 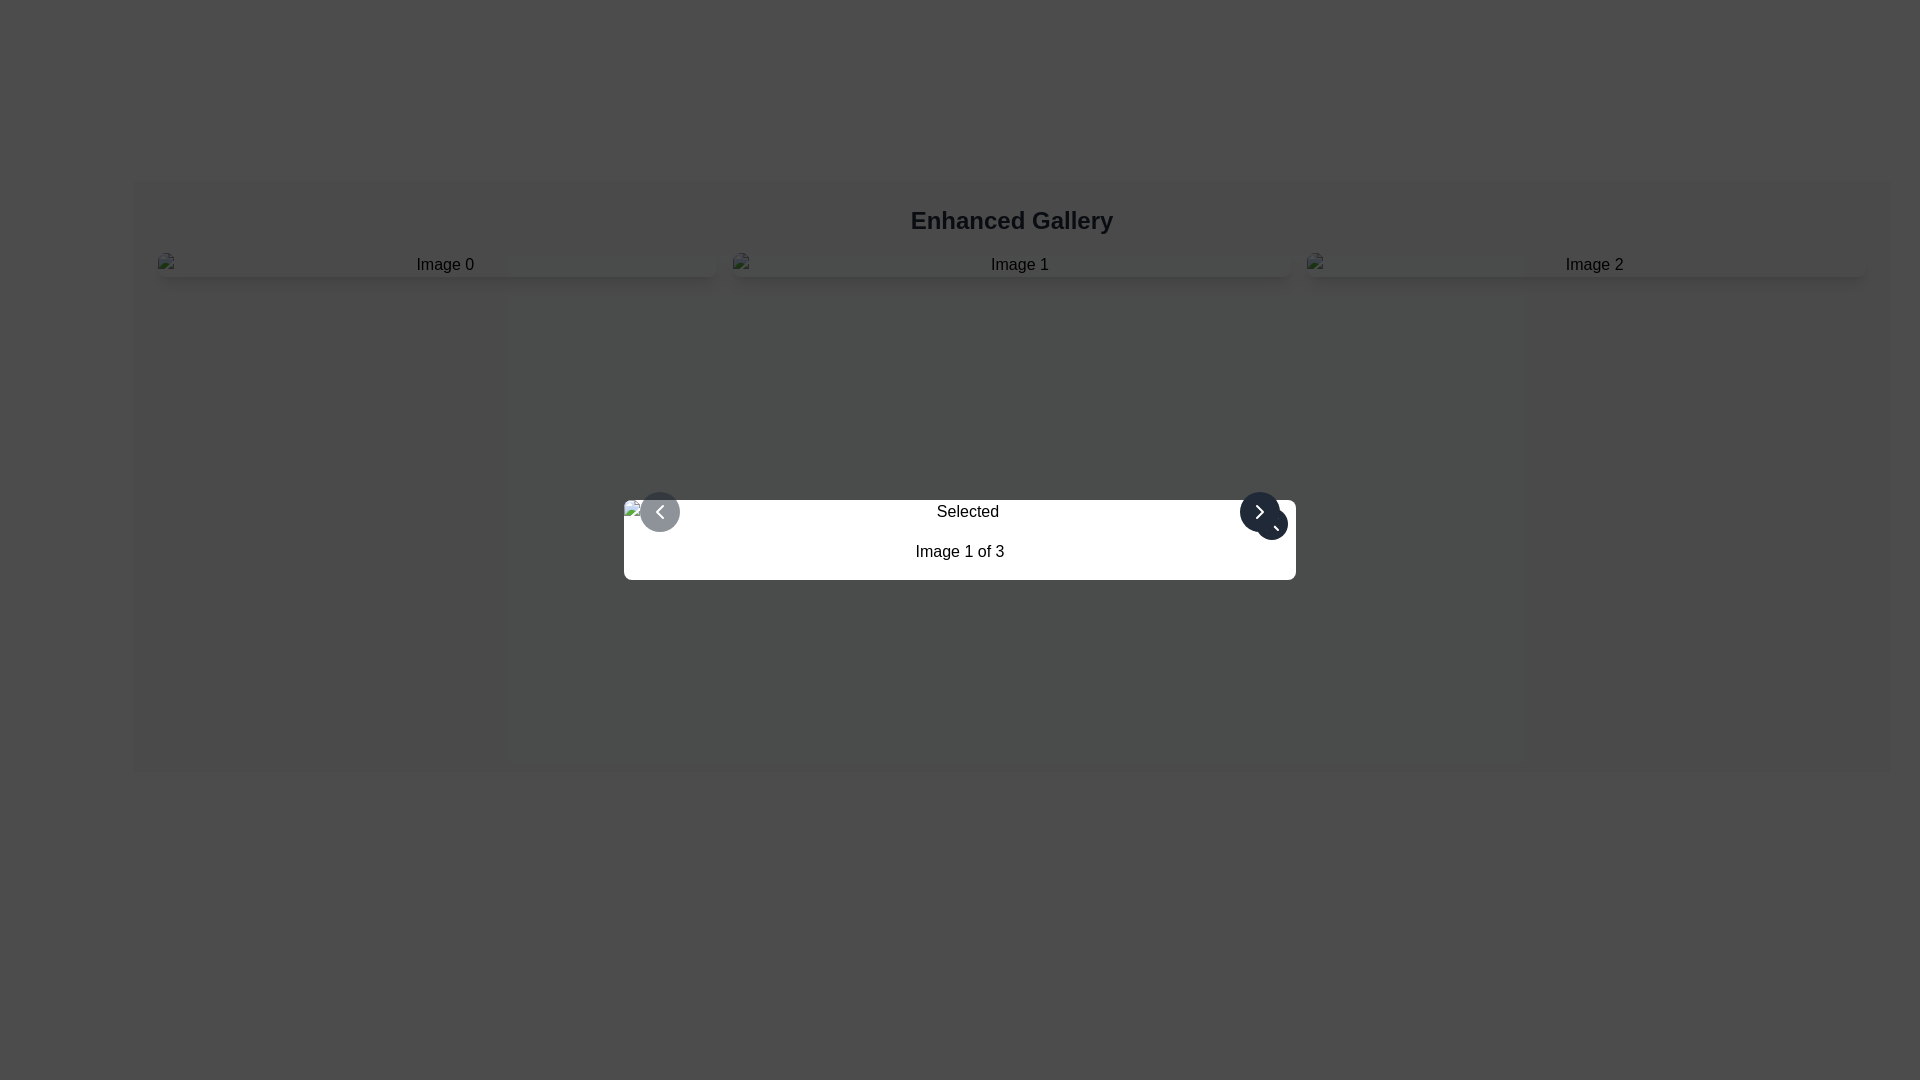 I want to click on the first clickable gallery item displaying the text 'Image 0' with a dark background located on the far left of the grid layout, so click(x=436, y=264).